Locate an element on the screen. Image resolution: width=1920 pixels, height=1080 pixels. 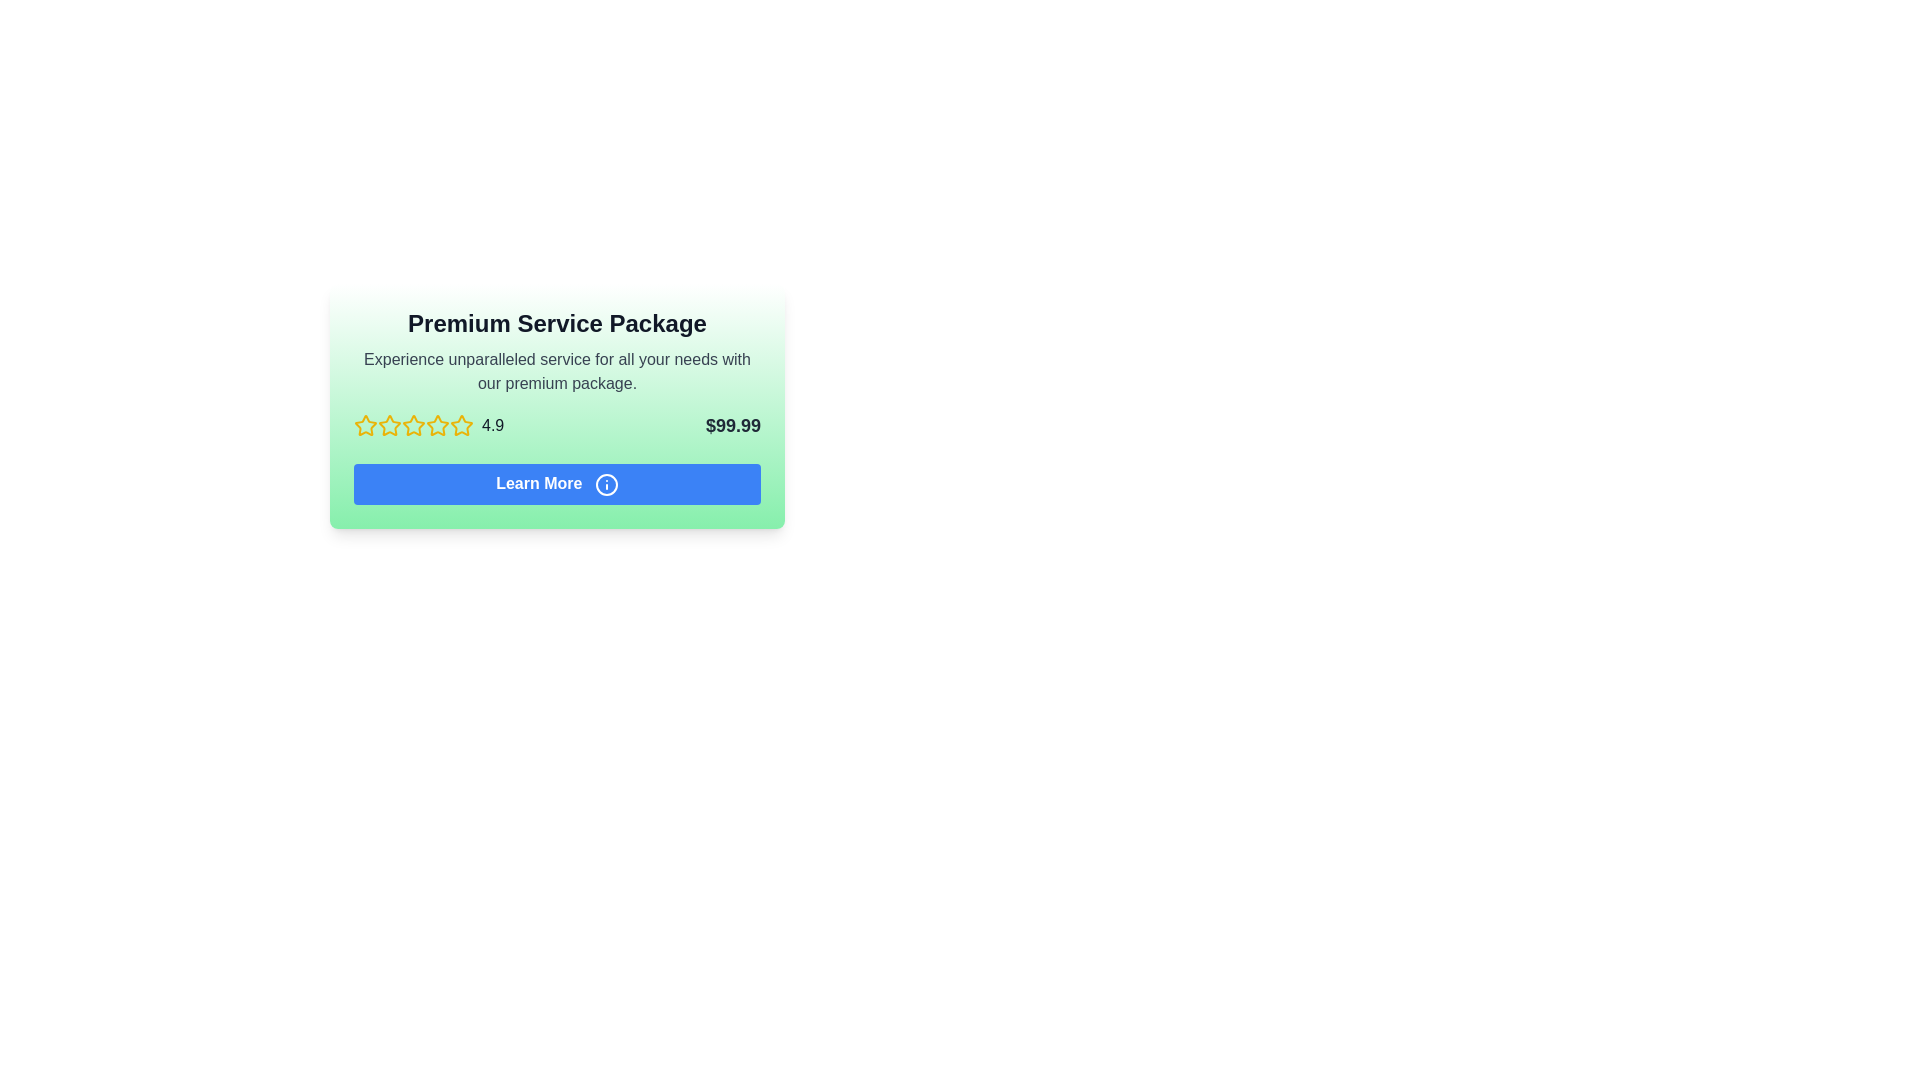
the circular icon with a blue outline and white fill that is part of the 'Learn More' button located at the bottom center of the card layout is located at coordinates (605, 484).